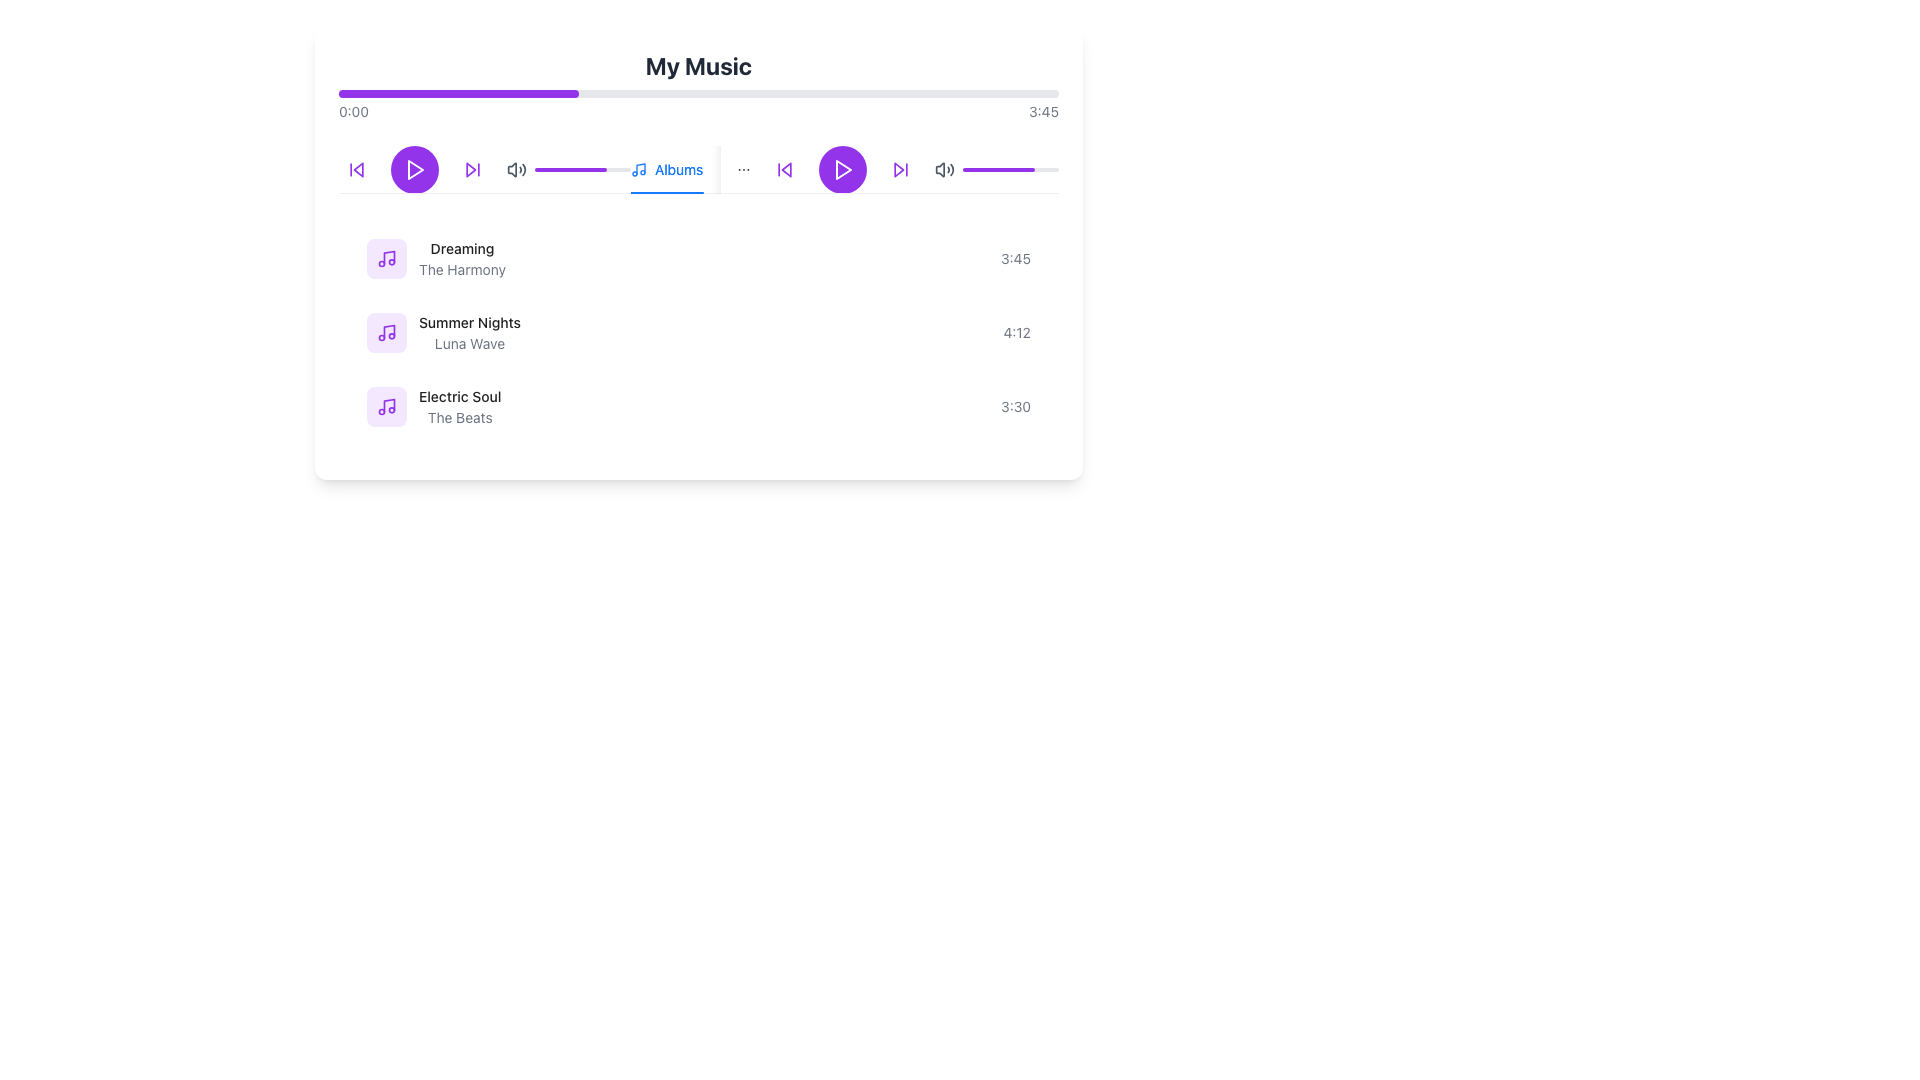 The image size is (1920, 1080). Describe the element at coordinates (784, 168) in the screenshot. I see `the purple backward skip button icon, which is an SVG element located to the left of the large play button in the horizontal controls bar` at that location.